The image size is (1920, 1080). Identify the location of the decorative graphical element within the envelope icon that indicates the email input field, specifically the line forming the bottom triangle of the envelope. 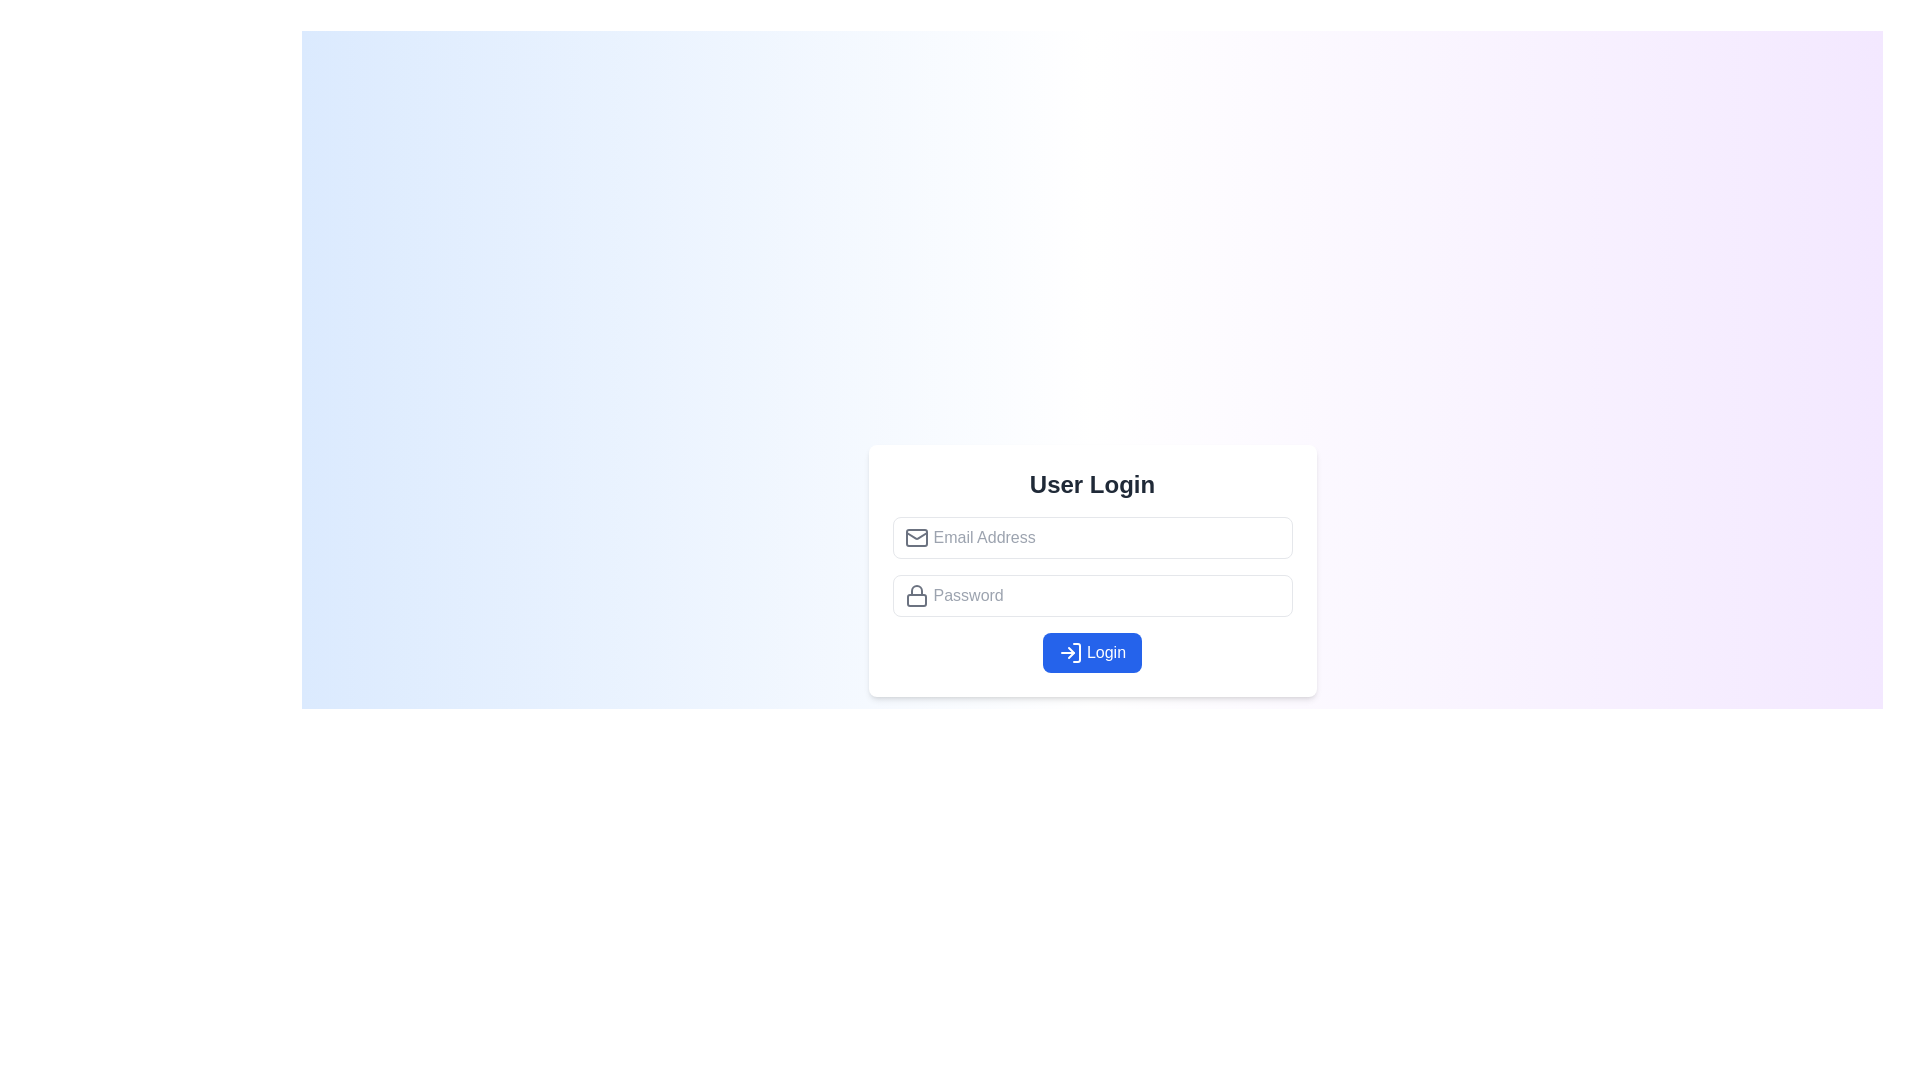
(915, 535).